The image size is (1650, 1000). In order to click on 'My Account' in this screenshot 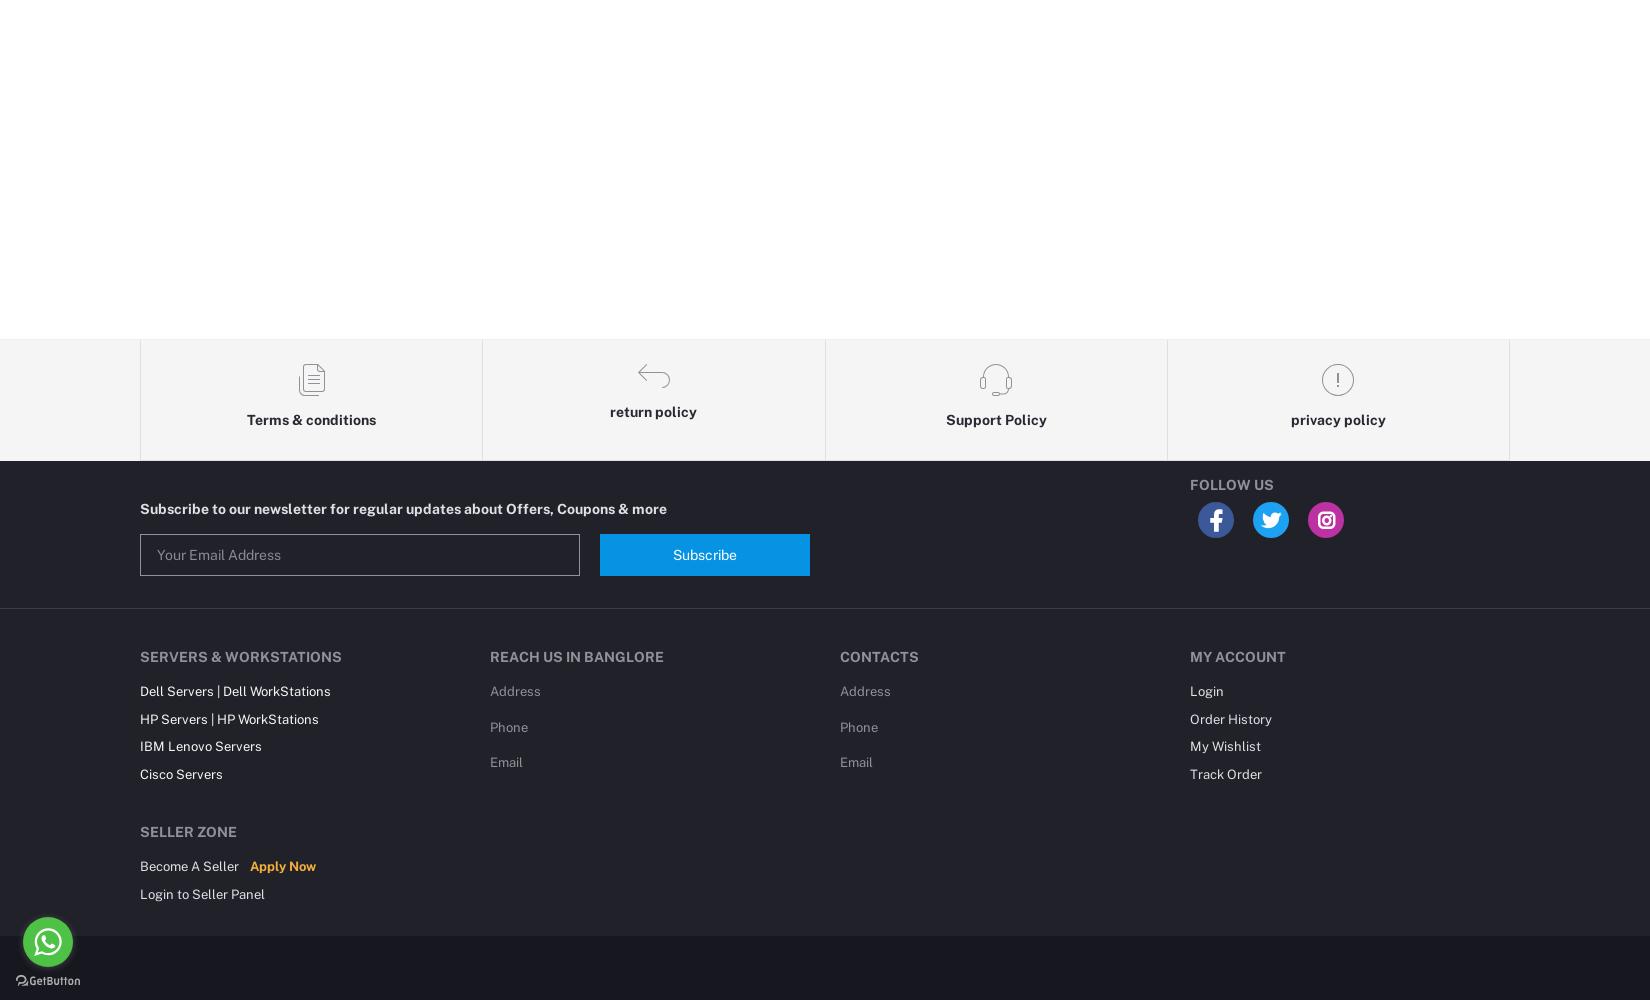, I will do `click(1237, 657)`.